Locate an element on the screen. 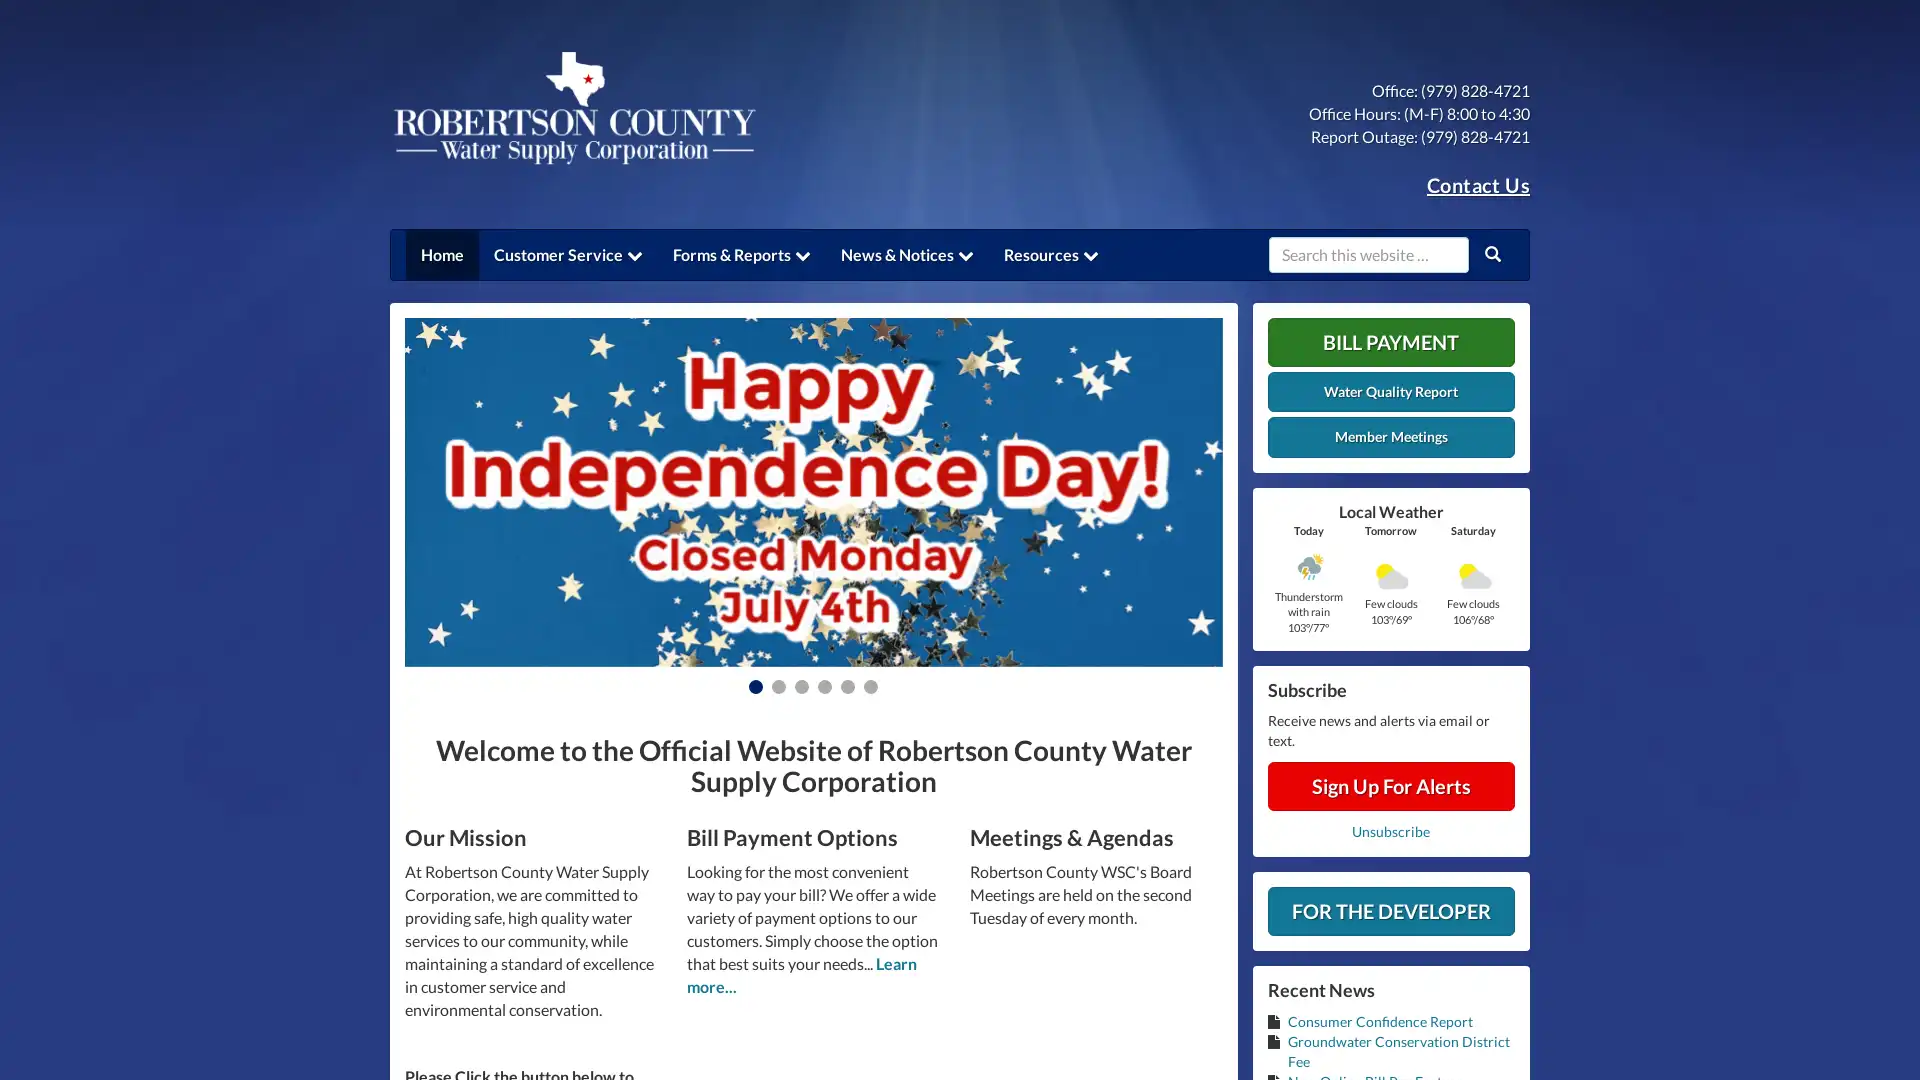  Search is located at coordinates (1492, 253).